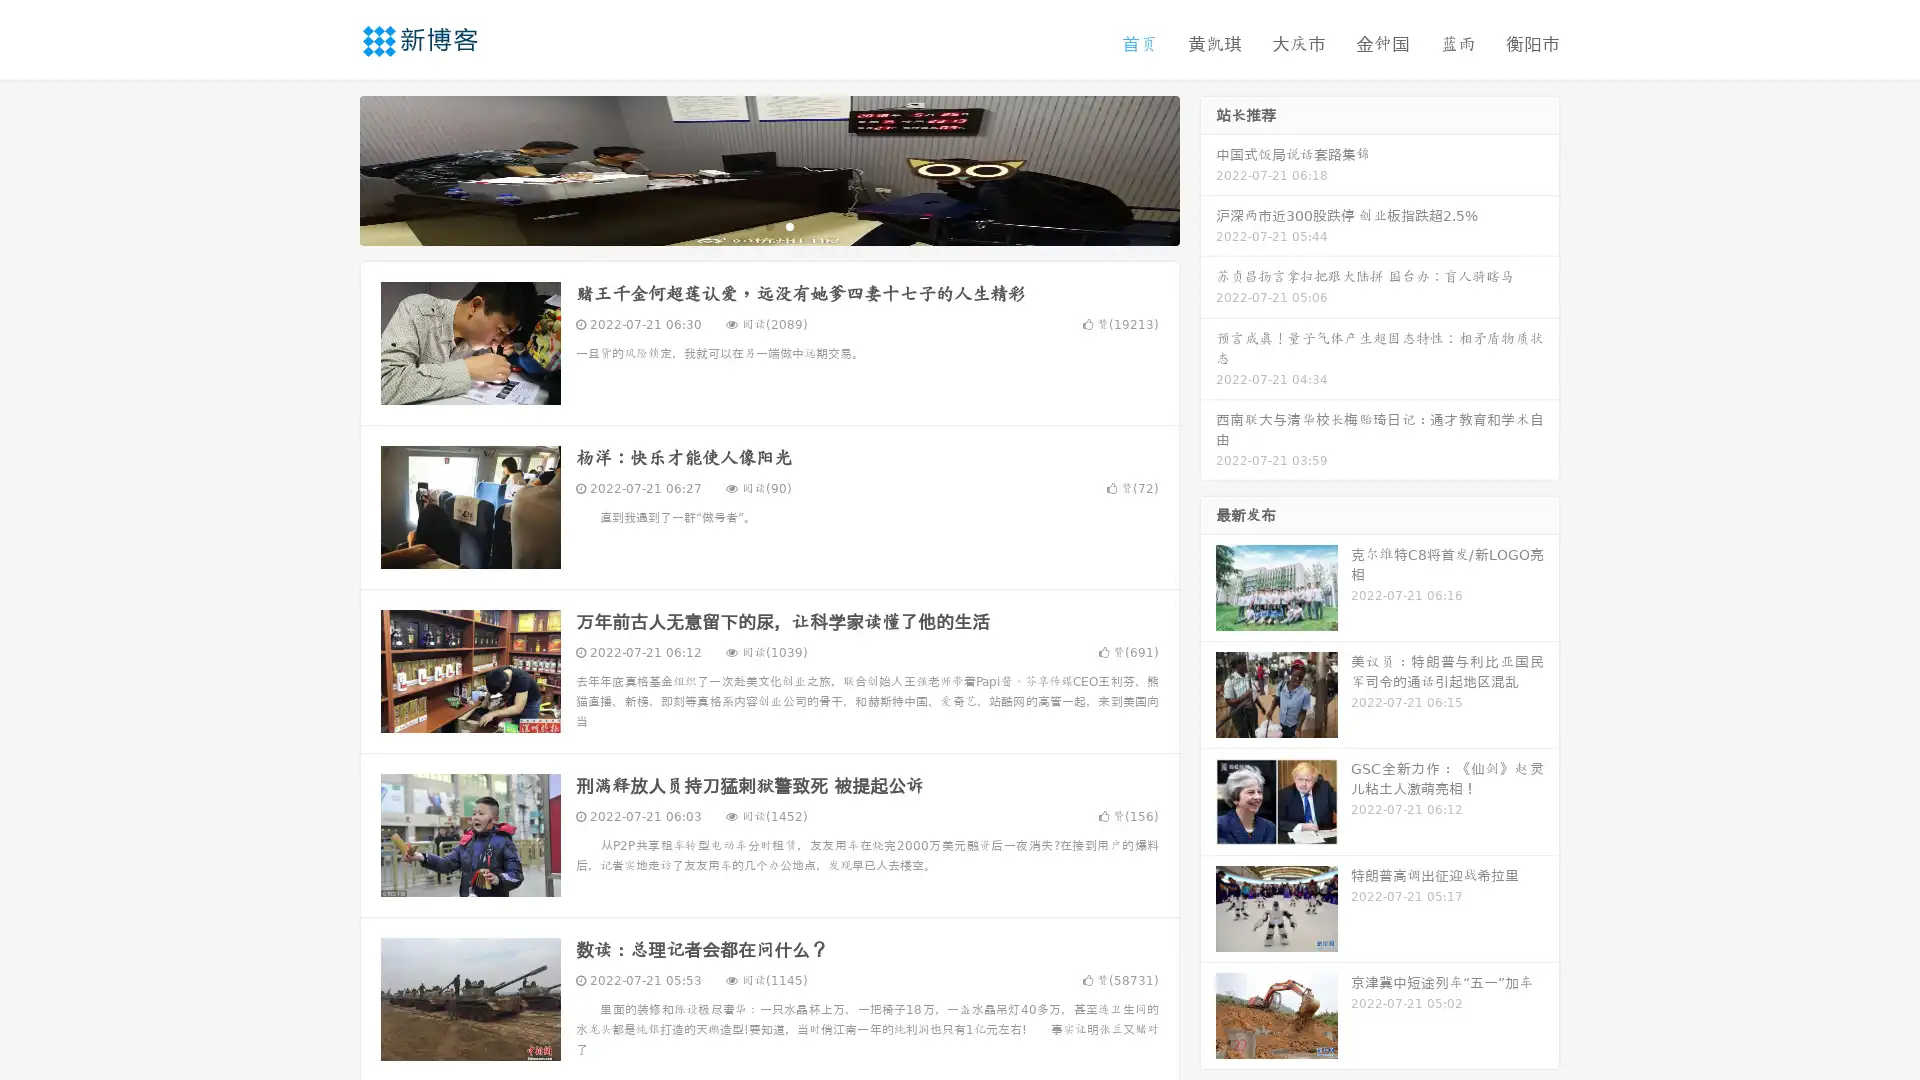 The image size is (1920, 1080). Describe the element at coordinates (330, 168) in the screenshot. I see `Previous slide` at that location.